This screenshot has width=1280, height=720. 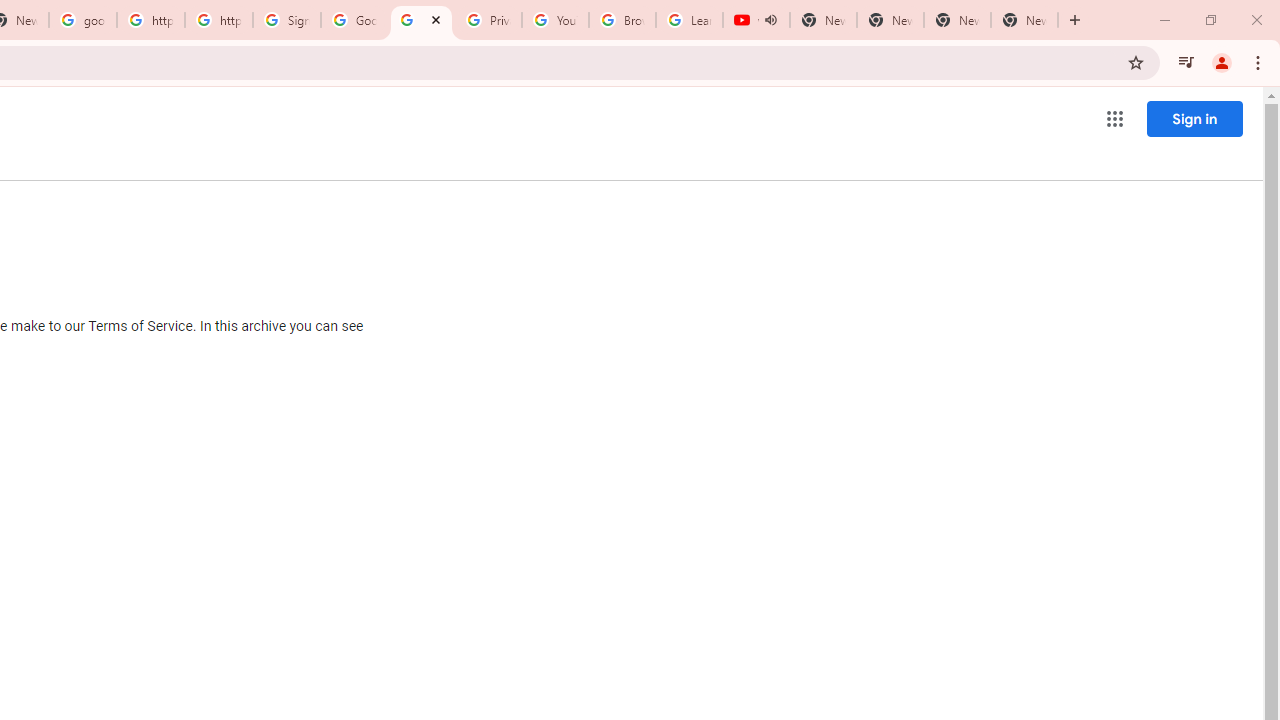 What do you see at coordinates (286, 20) in the screenshot?
I see `'Sign in - Google Accounts'` at bounding box center [286, 20].